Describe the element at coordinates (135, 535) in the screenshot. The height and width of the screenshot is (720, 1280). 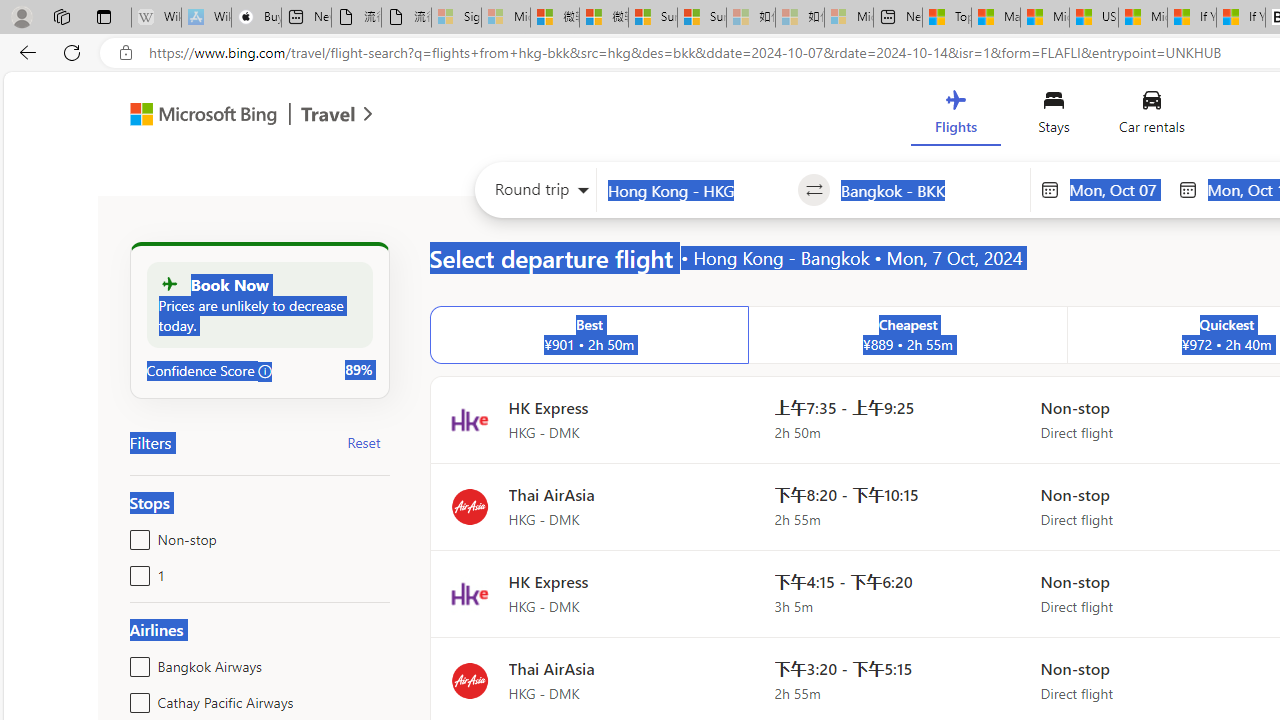
I see `'Non-stop'` at that location.